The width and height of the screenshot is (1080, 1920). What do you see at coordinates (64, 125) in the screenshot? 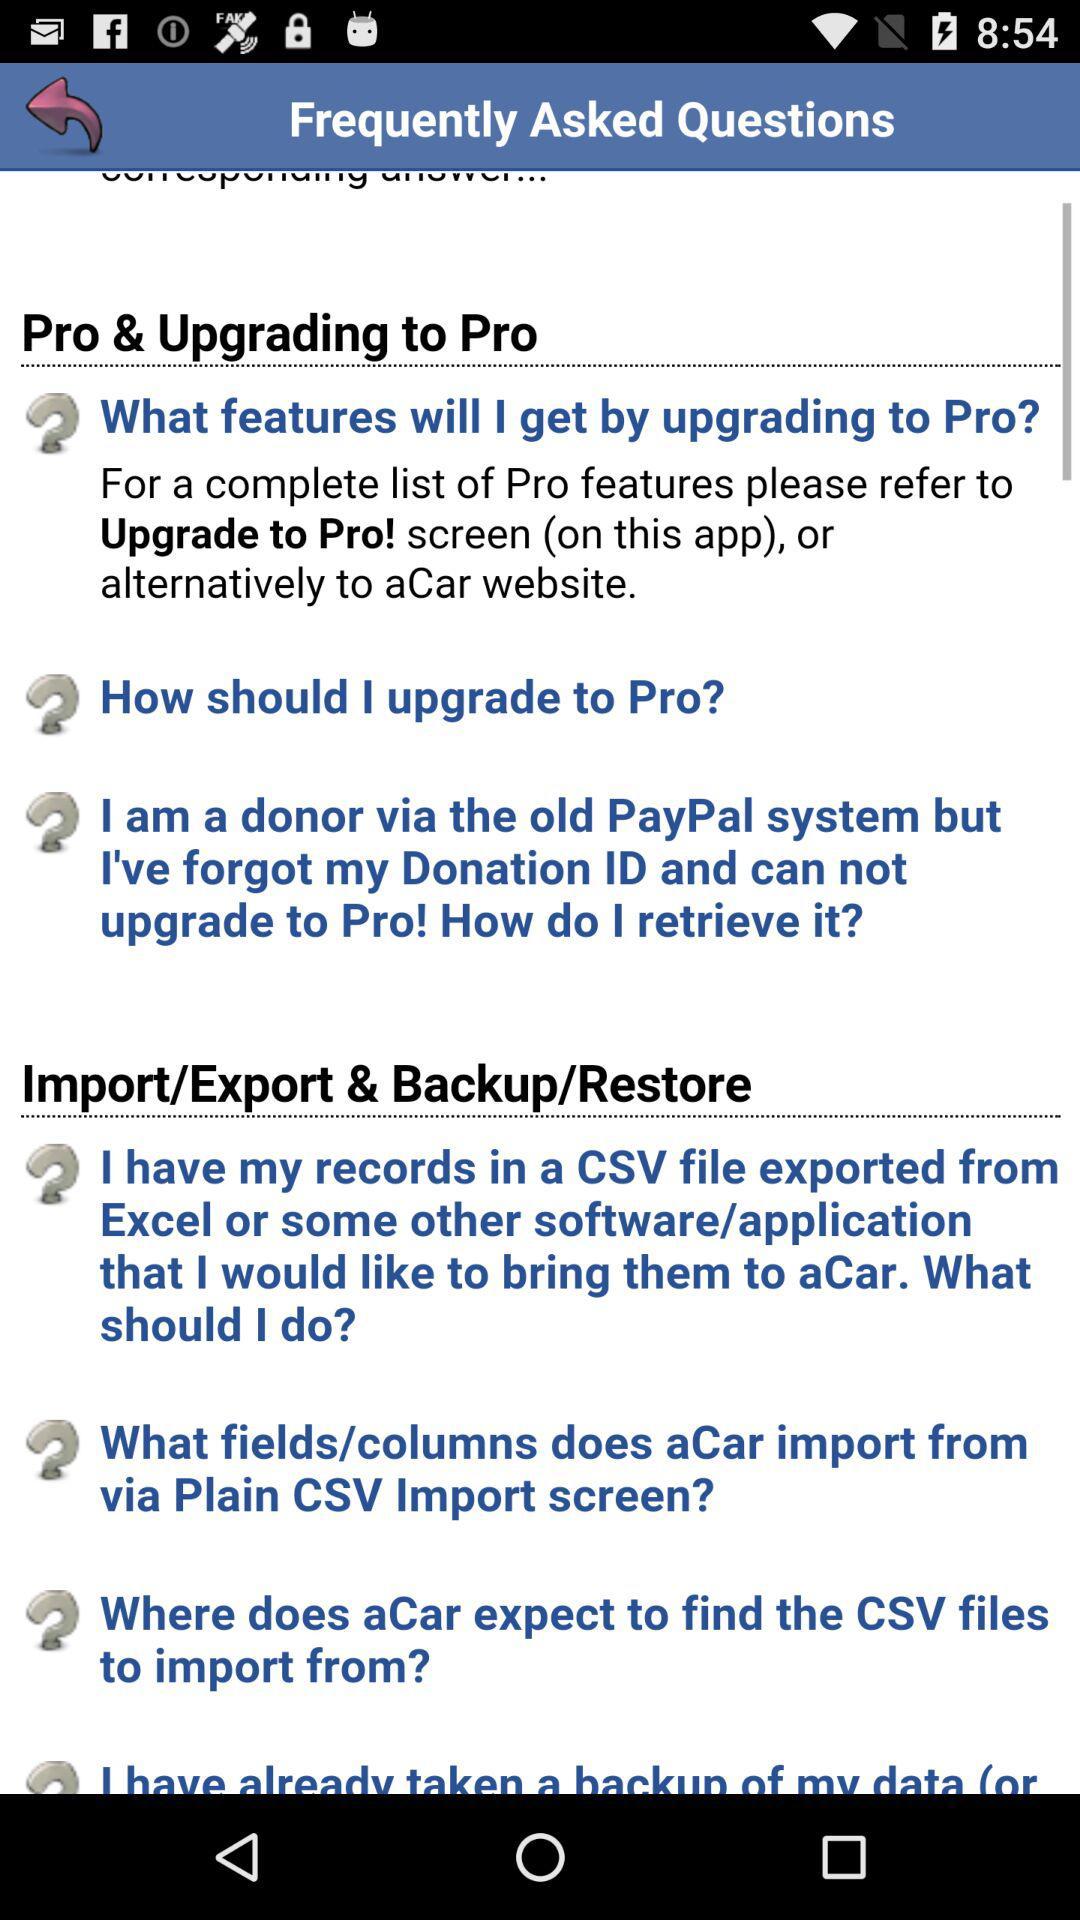
I see `the reply icon` at bounding box center [64, 125].